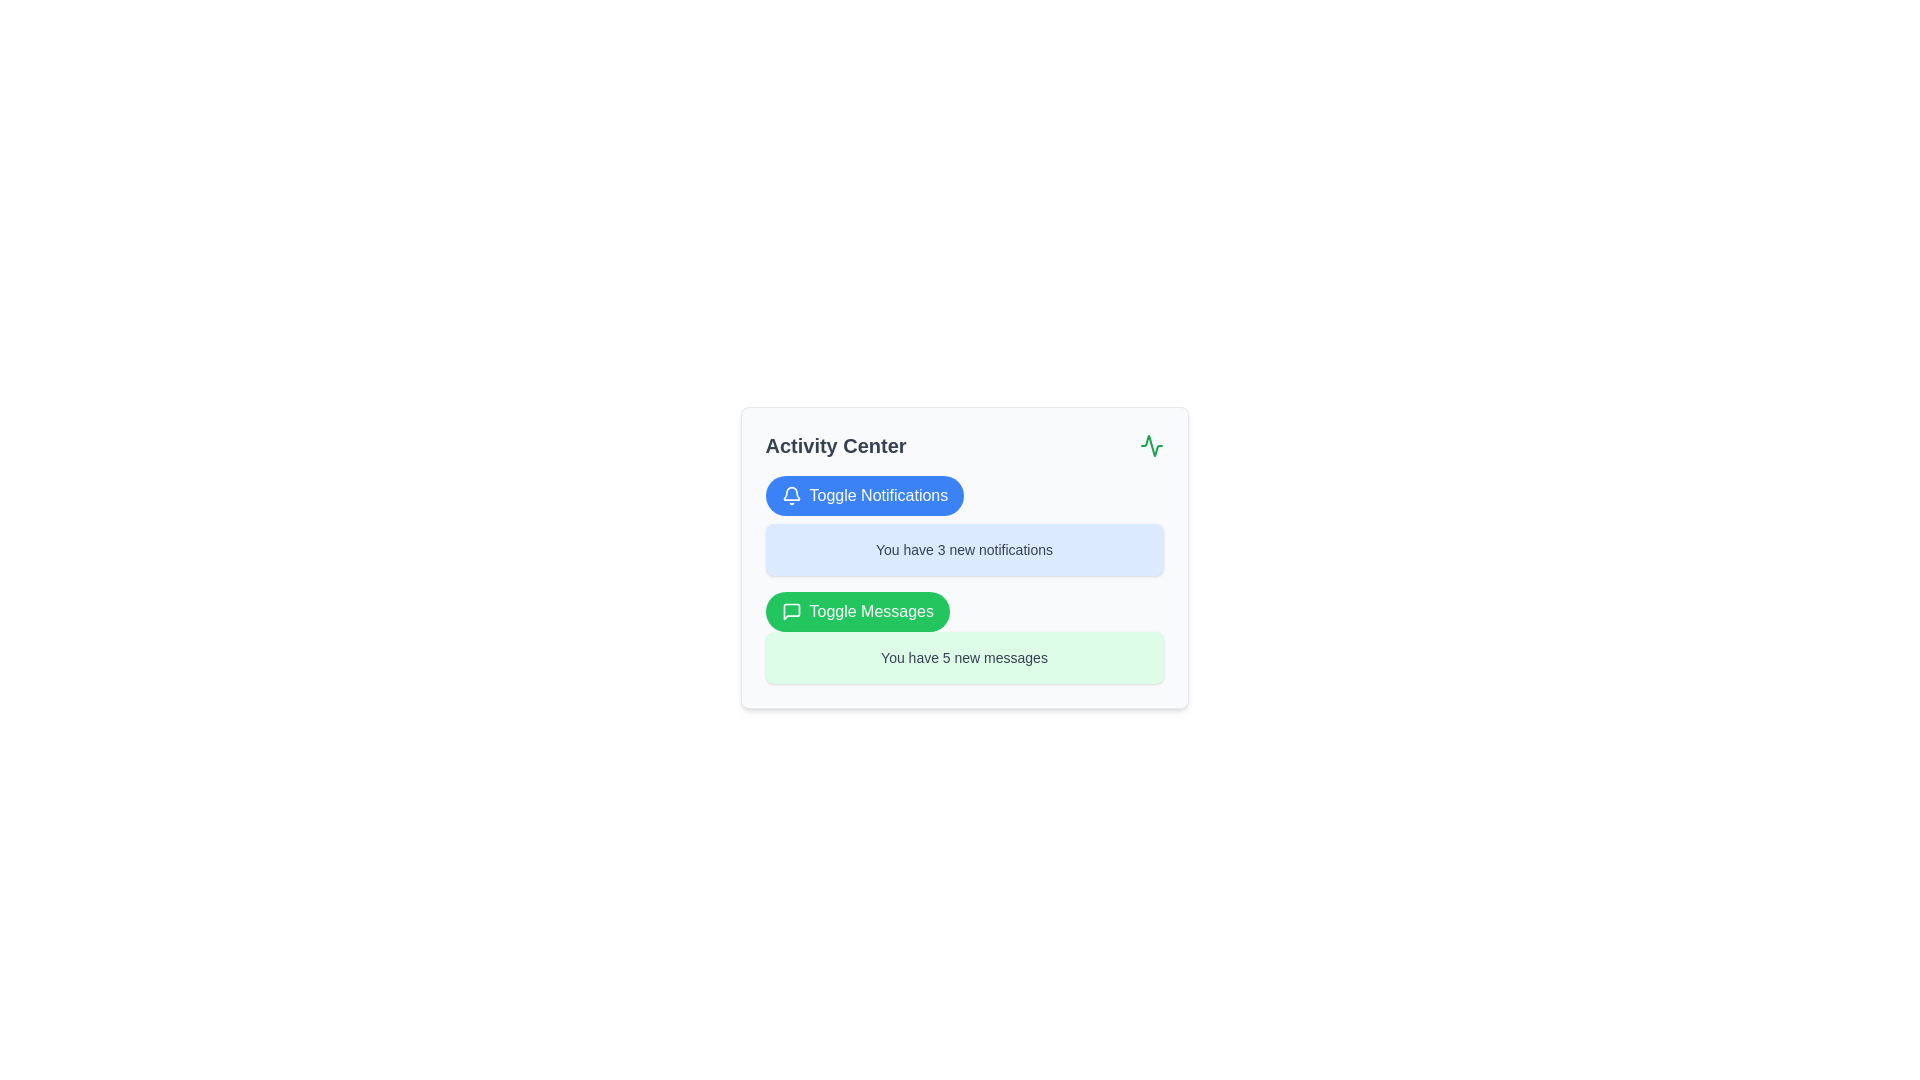 This screenshot has height=1080, width=1920. Describe the element at coordinates (1151, 445) in the screenshot. I see `the icon representing activity within the 'Activity Center' by moving the cursor to its center point` at that location.